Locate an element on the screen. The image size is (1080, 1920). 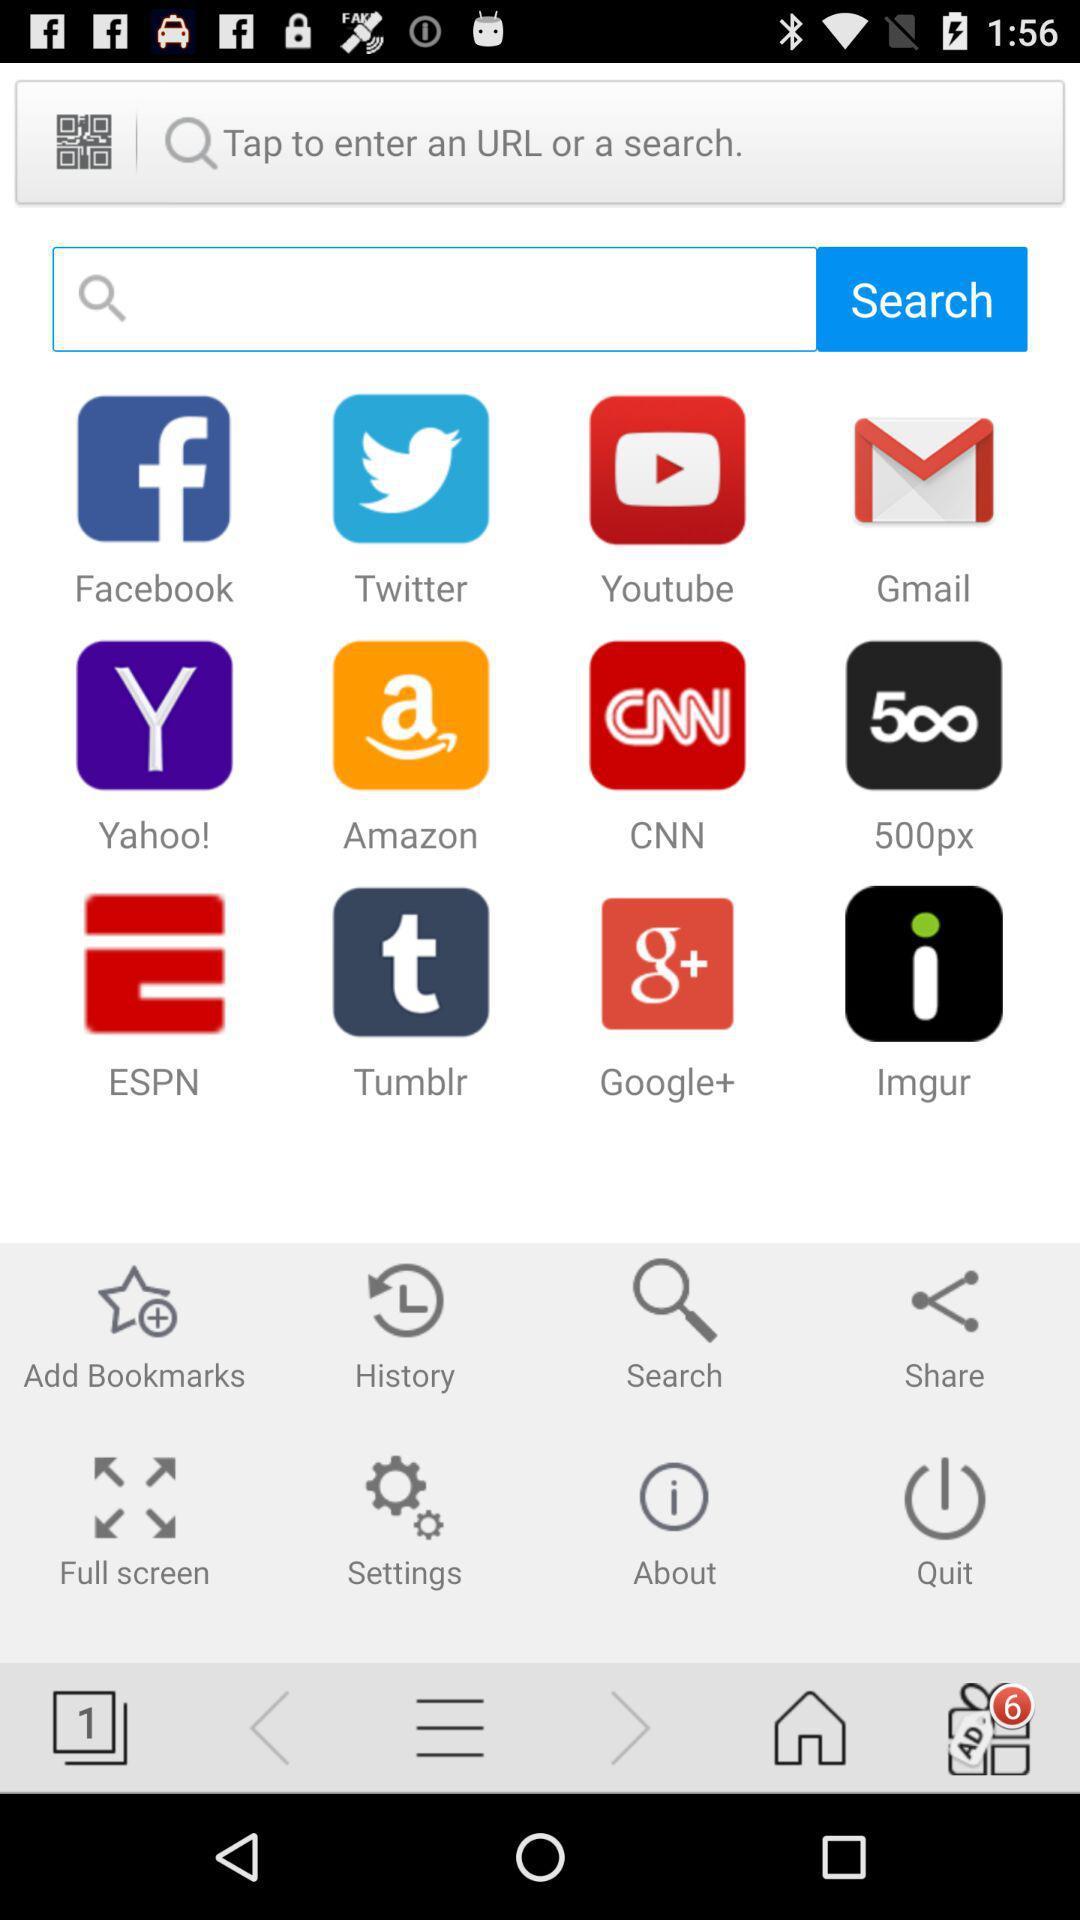
the menu icon is located at coordinates (450, 1848).